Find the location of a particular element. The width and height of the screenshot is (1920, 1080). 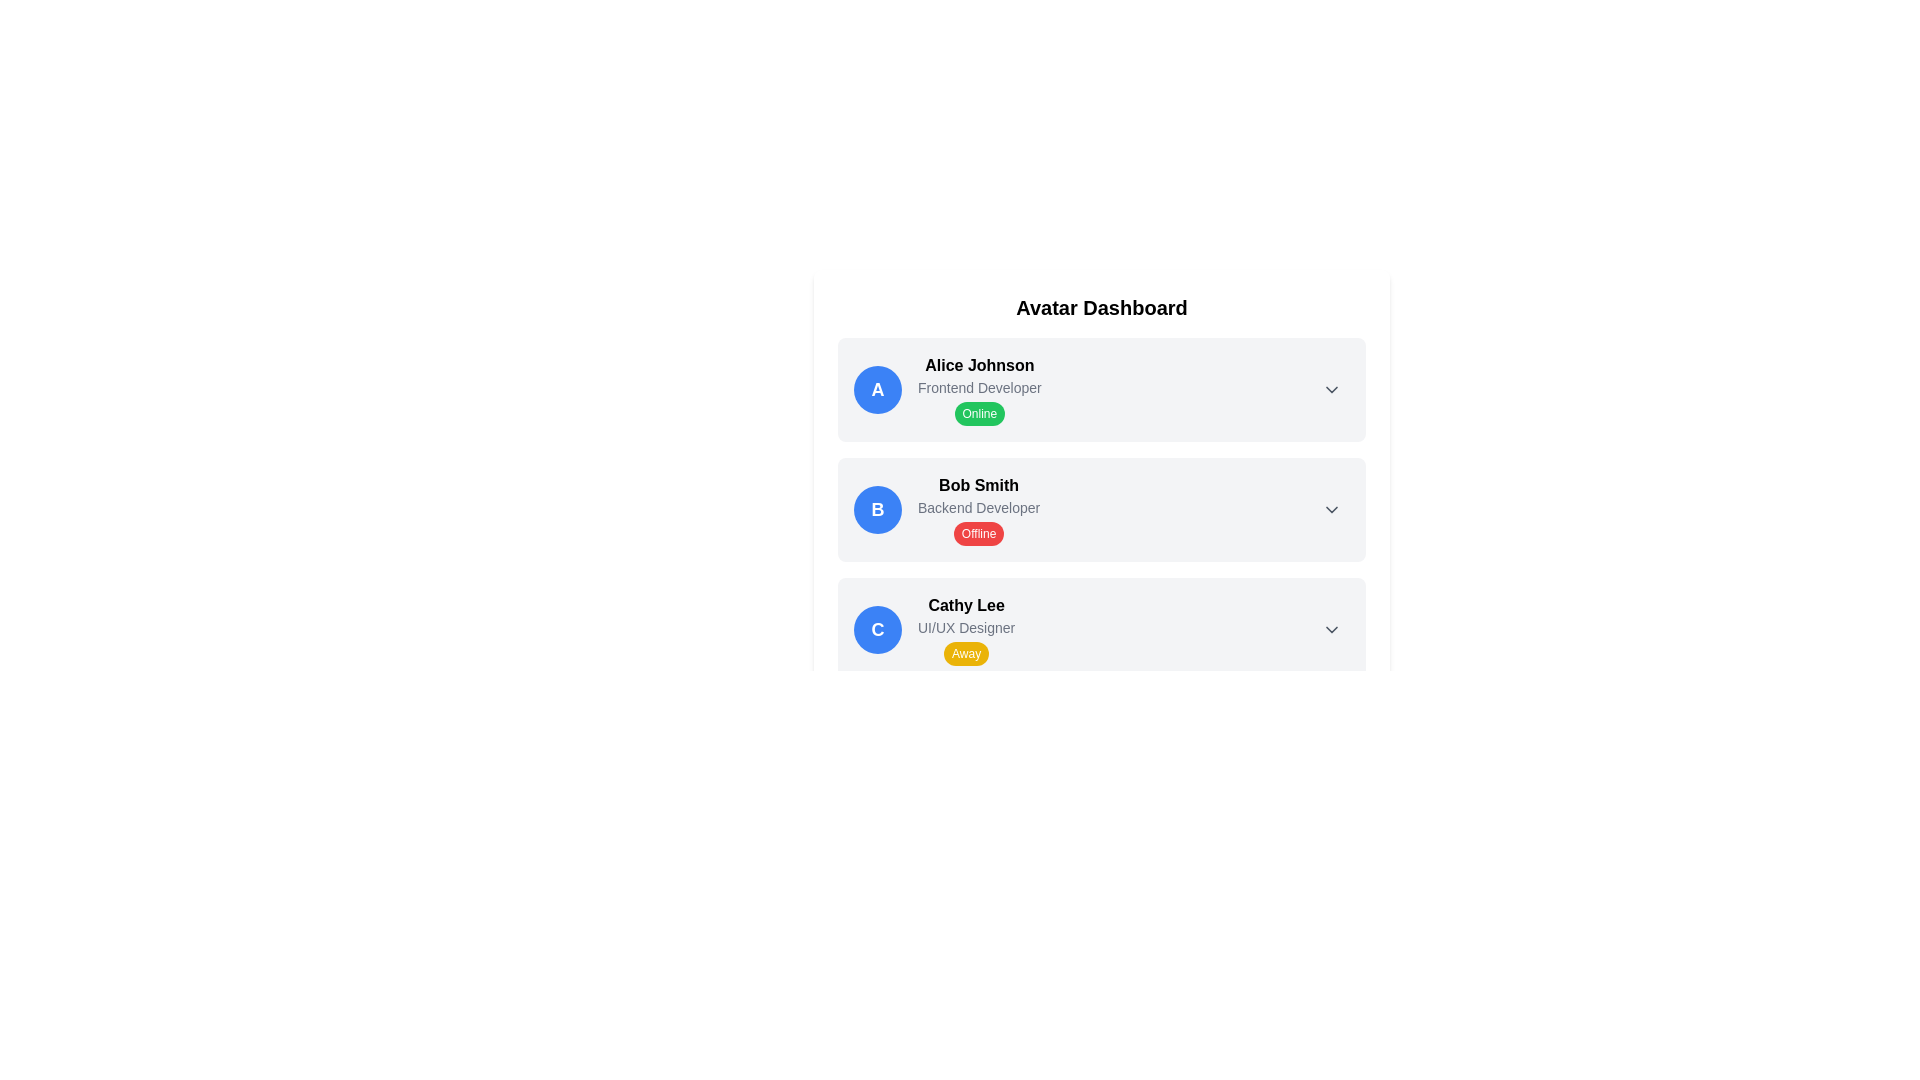

the chevron-down icon representing a downward arrow, which is located in the user list for 'Cathy Lee' is located at coordinates (1331, 628).